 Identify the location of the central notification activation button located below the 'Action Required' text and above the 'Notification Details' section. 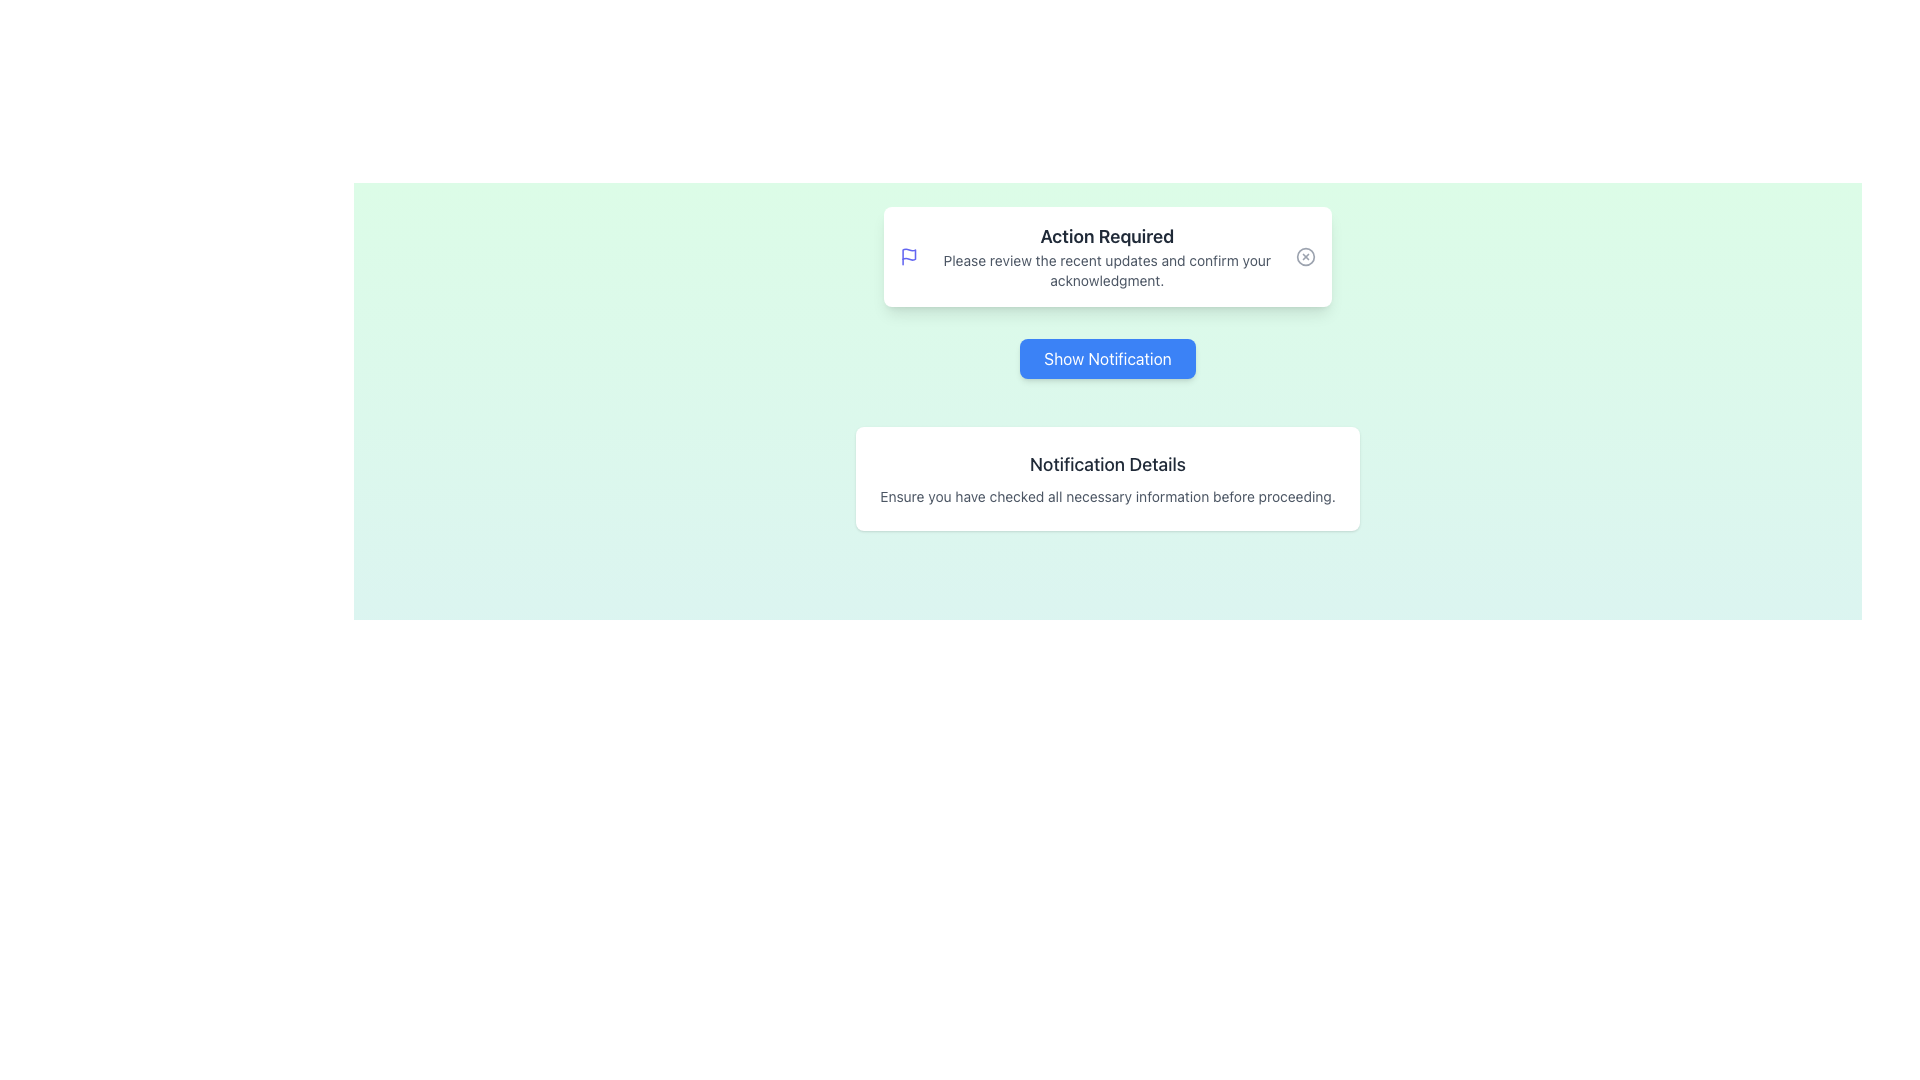
(1107, 357).